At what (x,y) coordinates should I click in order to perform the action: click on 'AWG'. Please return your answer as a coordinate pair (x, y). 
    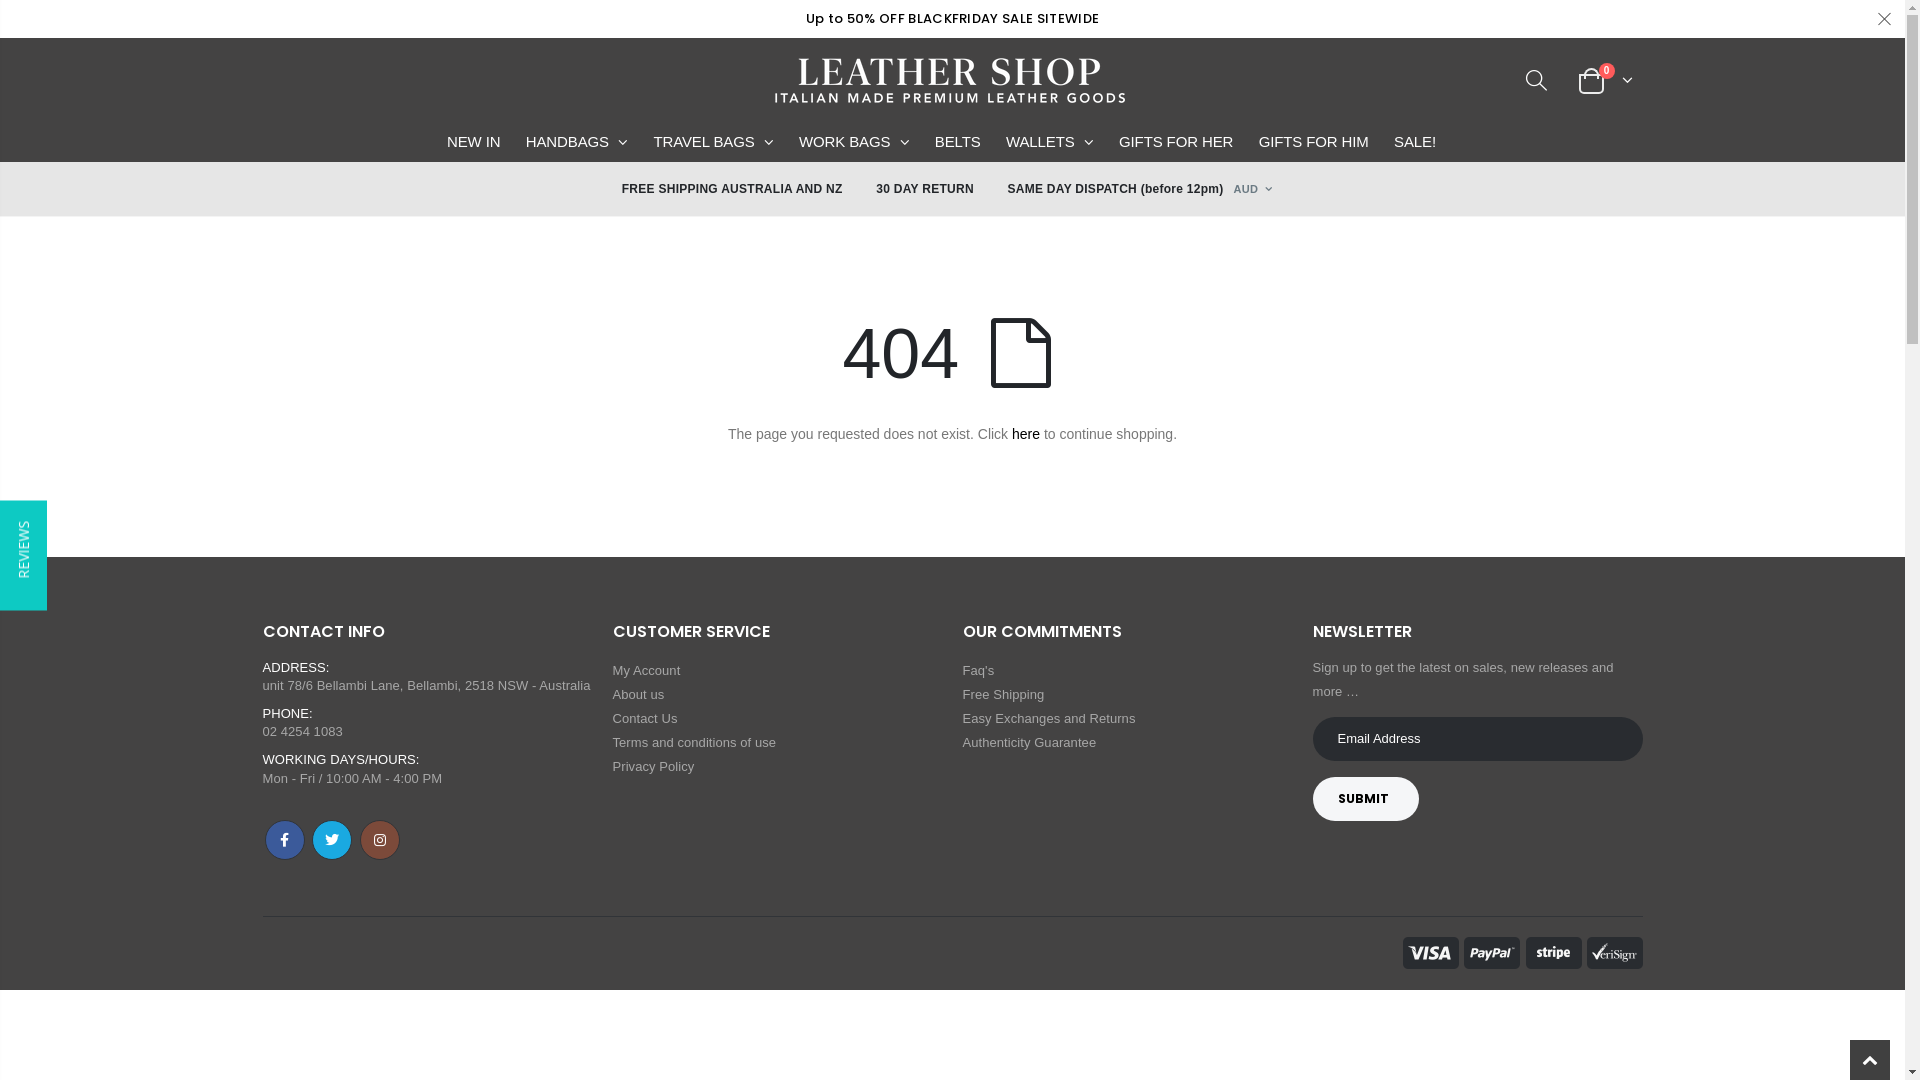
    Looking at the image, I should click on (1250, 401).